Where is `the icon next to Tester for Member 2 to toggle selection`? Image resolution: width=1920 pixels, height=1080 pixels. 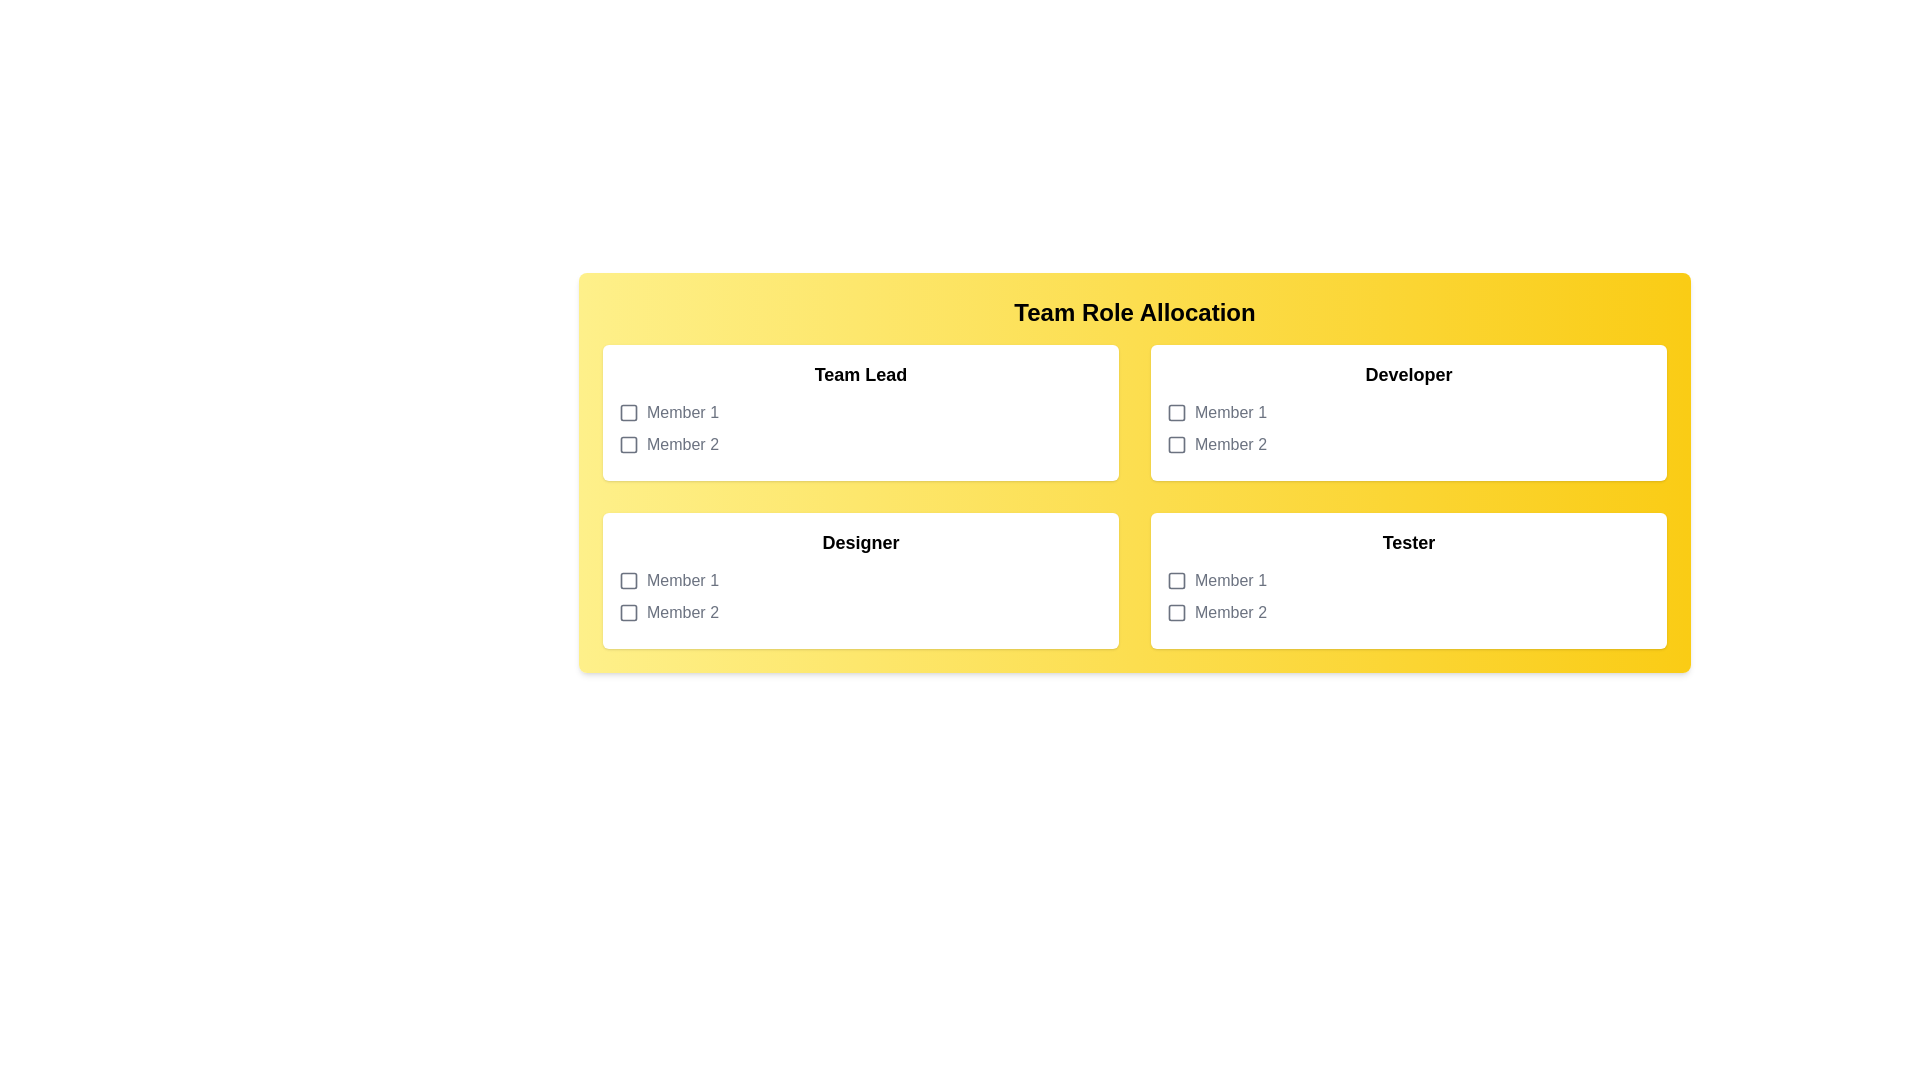 the icon next to Tester for Member 2 to toggle selection is located at coordinates (1176, 612).